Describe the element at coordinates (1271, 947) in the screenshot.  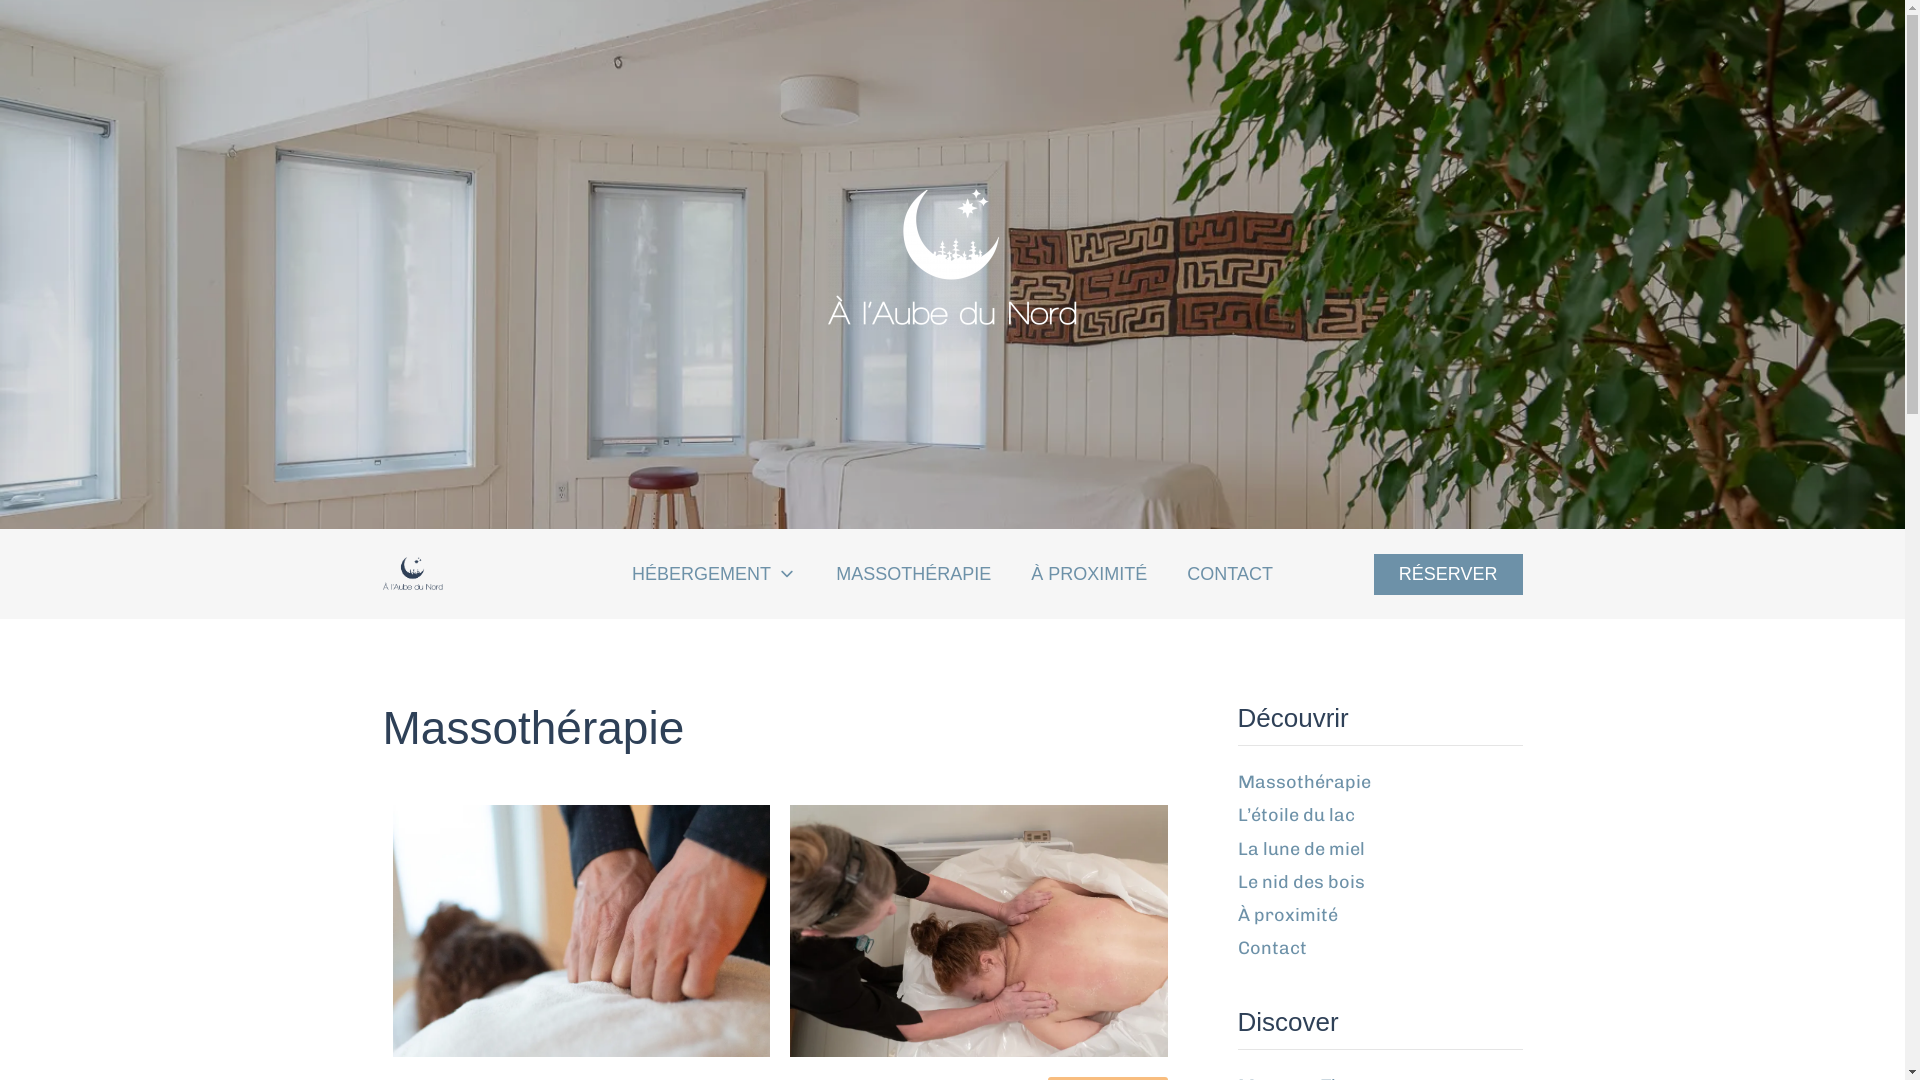
I see `'Contact'` at that location.